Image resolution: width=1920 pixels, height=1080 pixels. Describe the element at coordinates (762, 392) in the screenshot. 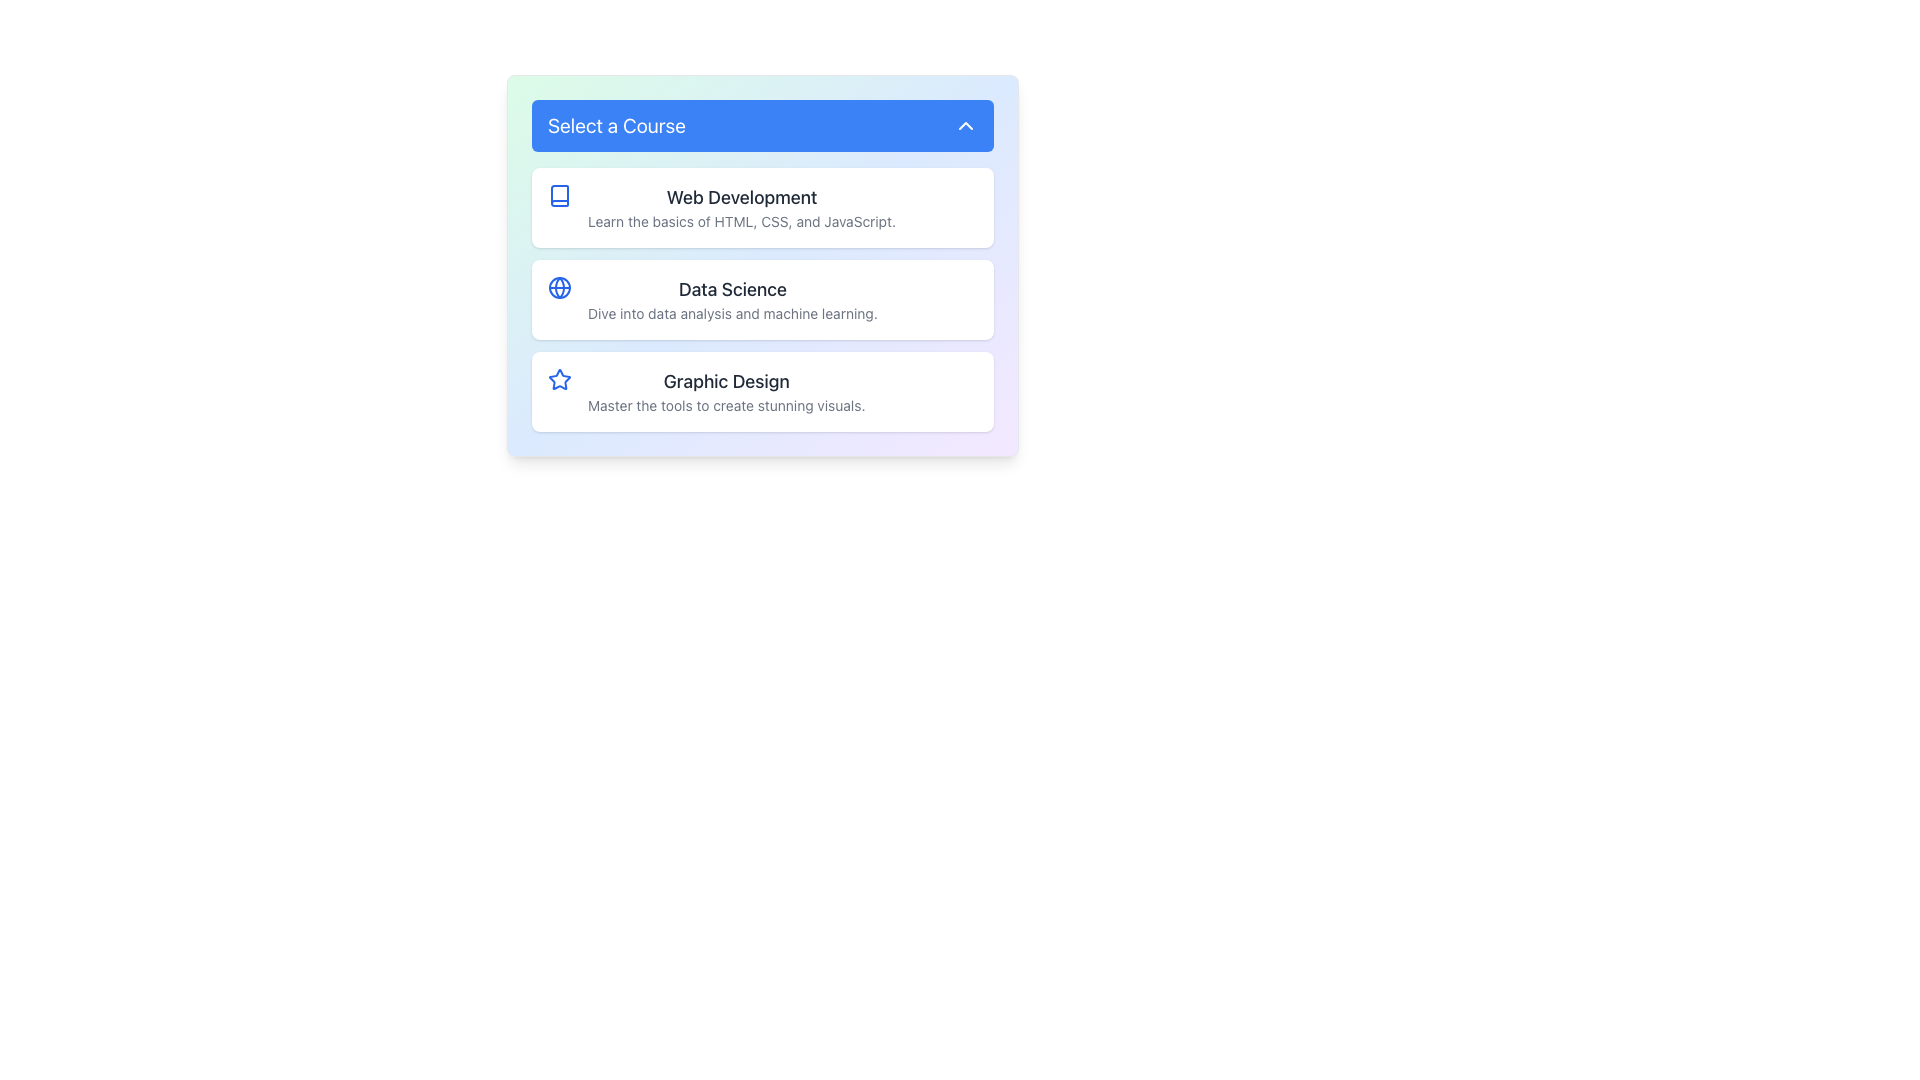

I see `the course card that describes 'Graphic Design', which is the third item in a vertical list of course options` at that location.